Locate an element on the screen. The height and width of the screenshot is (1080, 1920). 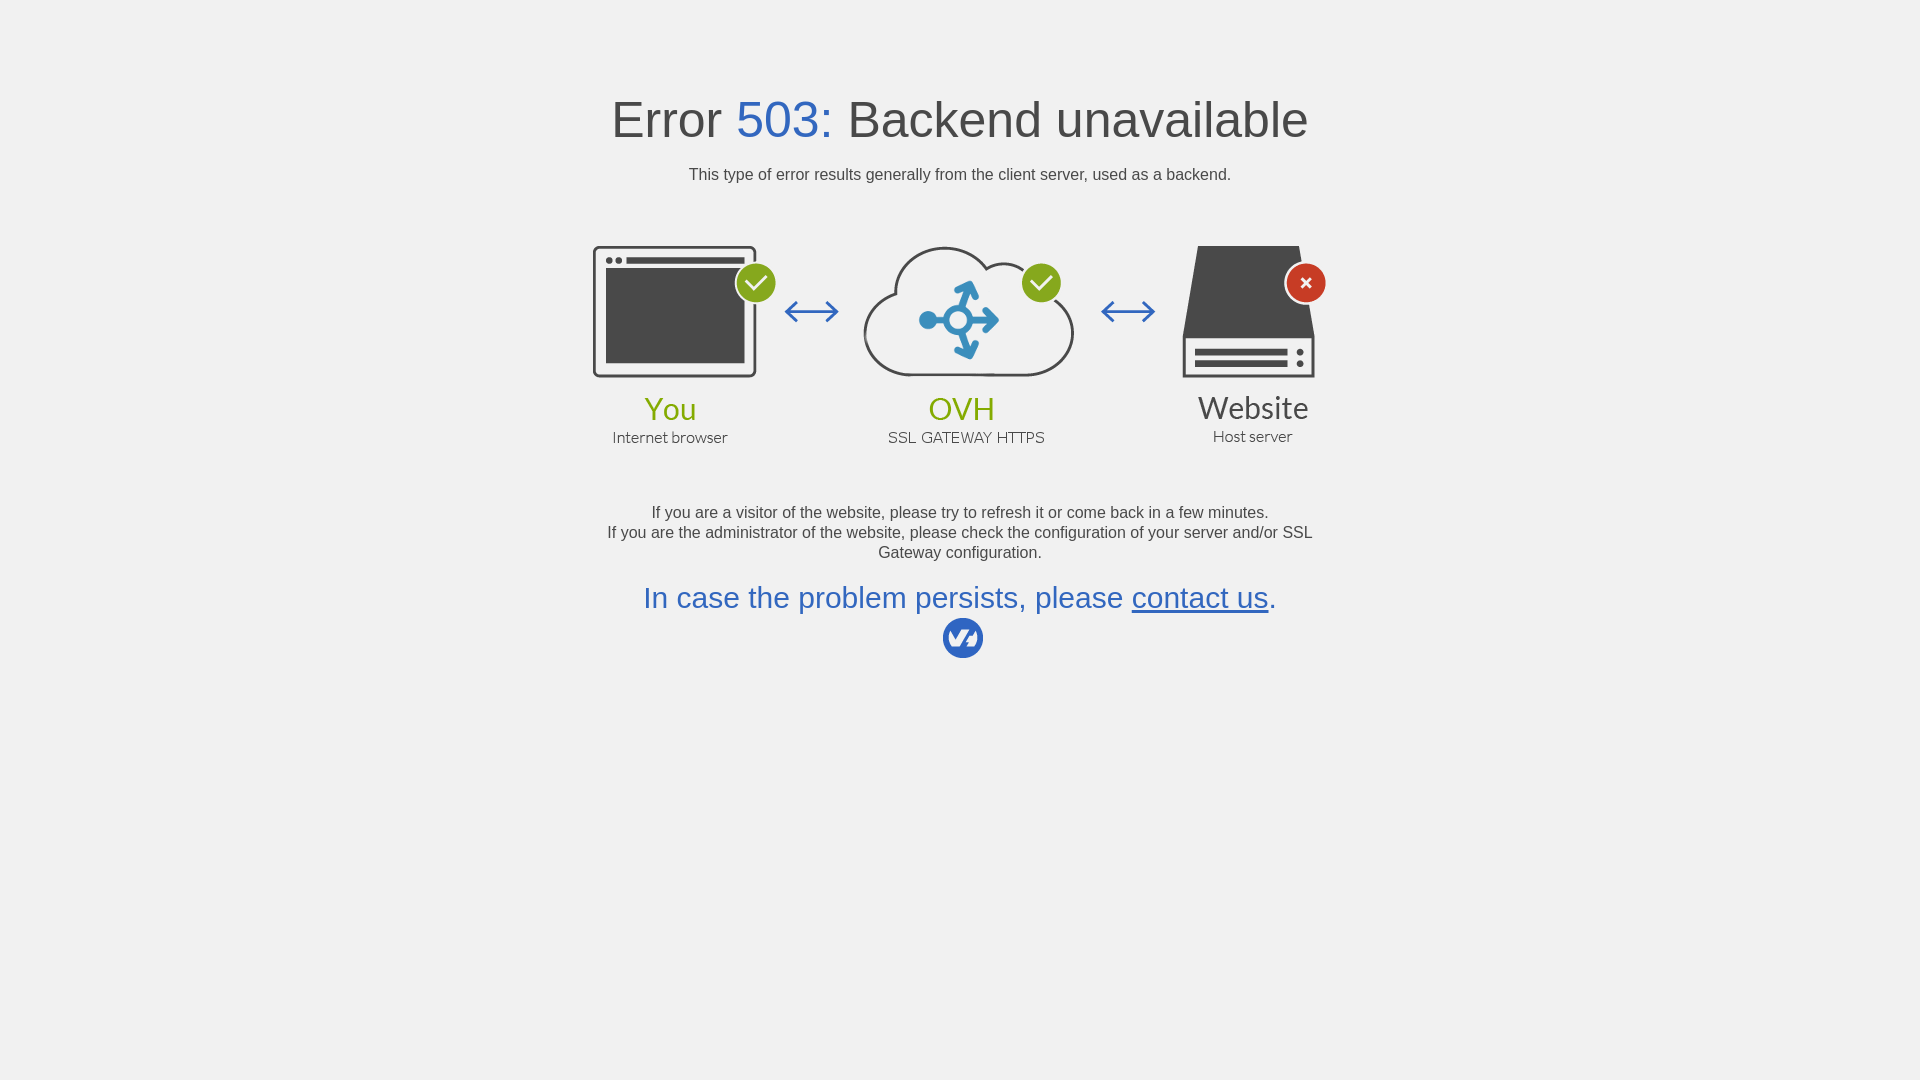
'contact us' is located at coordinates (1200, 596).